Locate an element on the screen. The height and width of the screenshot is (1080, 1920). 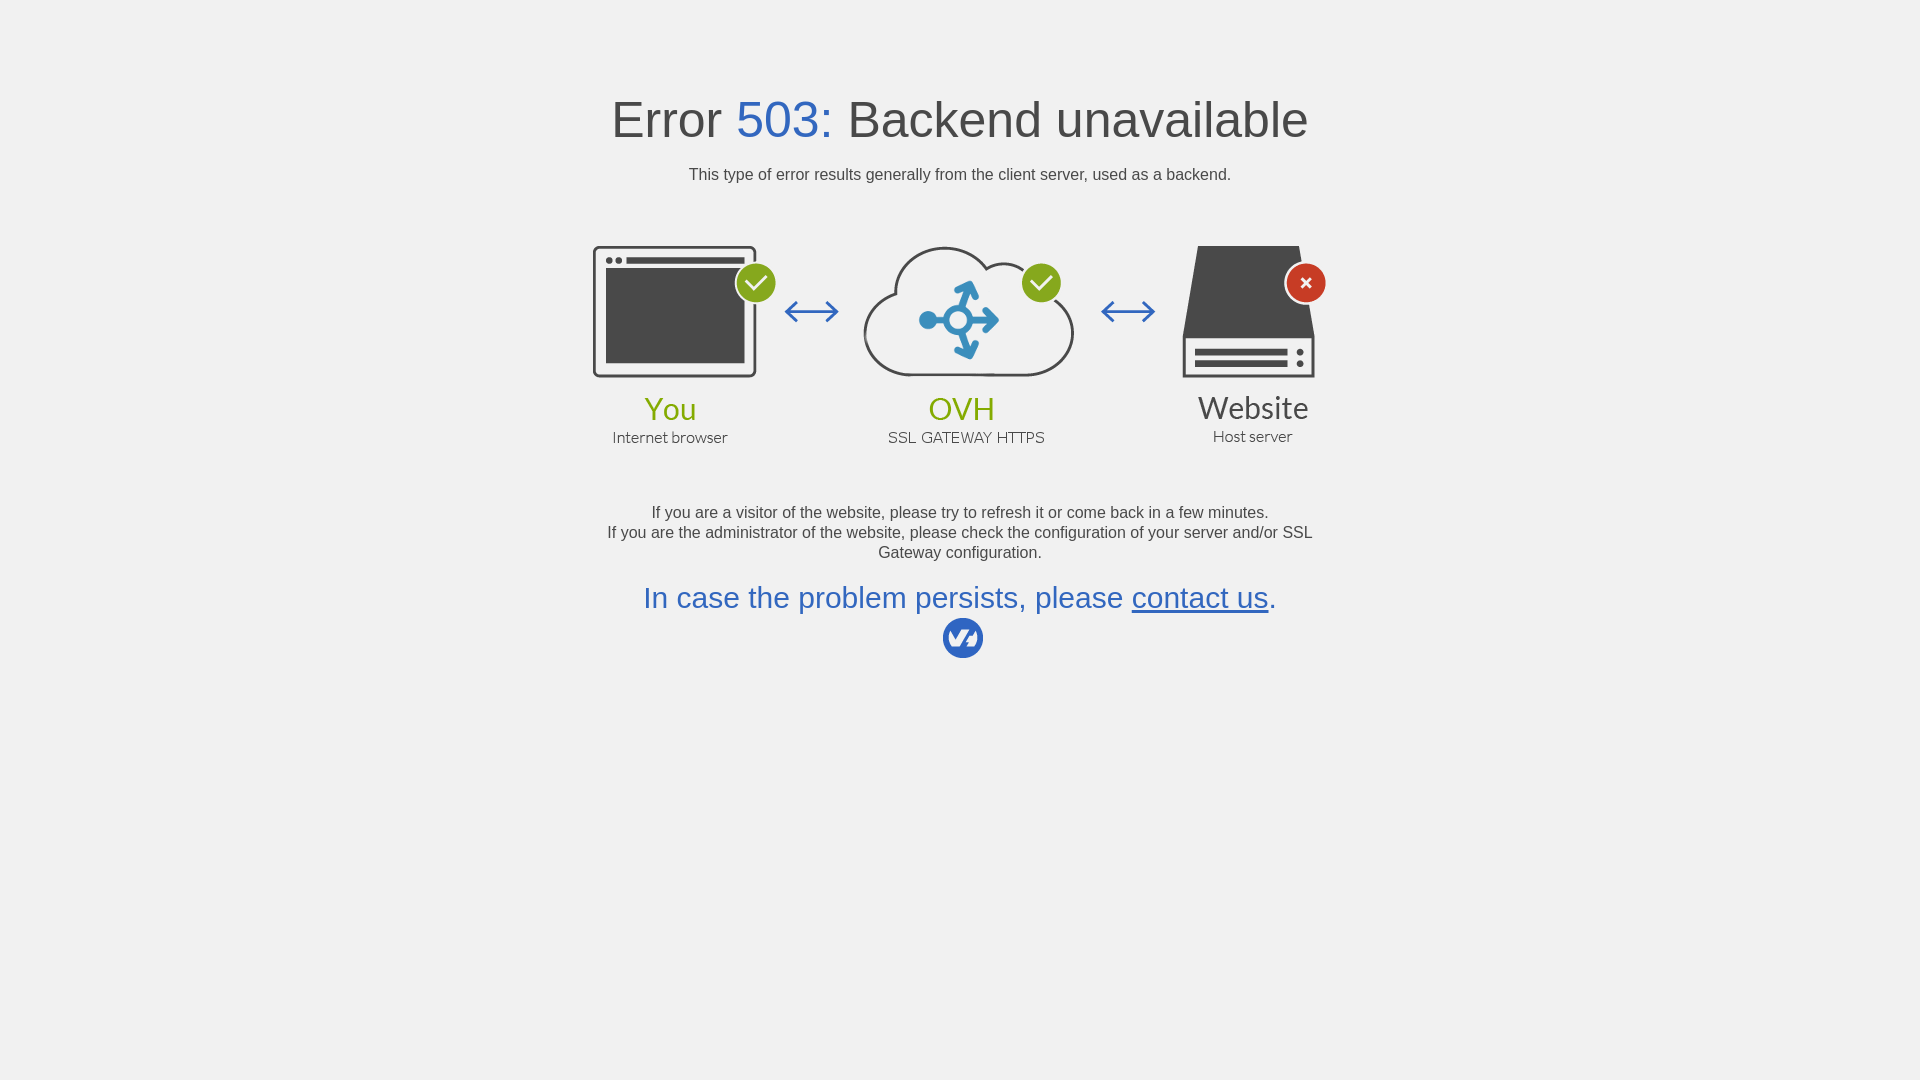
'contact us' is located at coordinates (1200, 596).